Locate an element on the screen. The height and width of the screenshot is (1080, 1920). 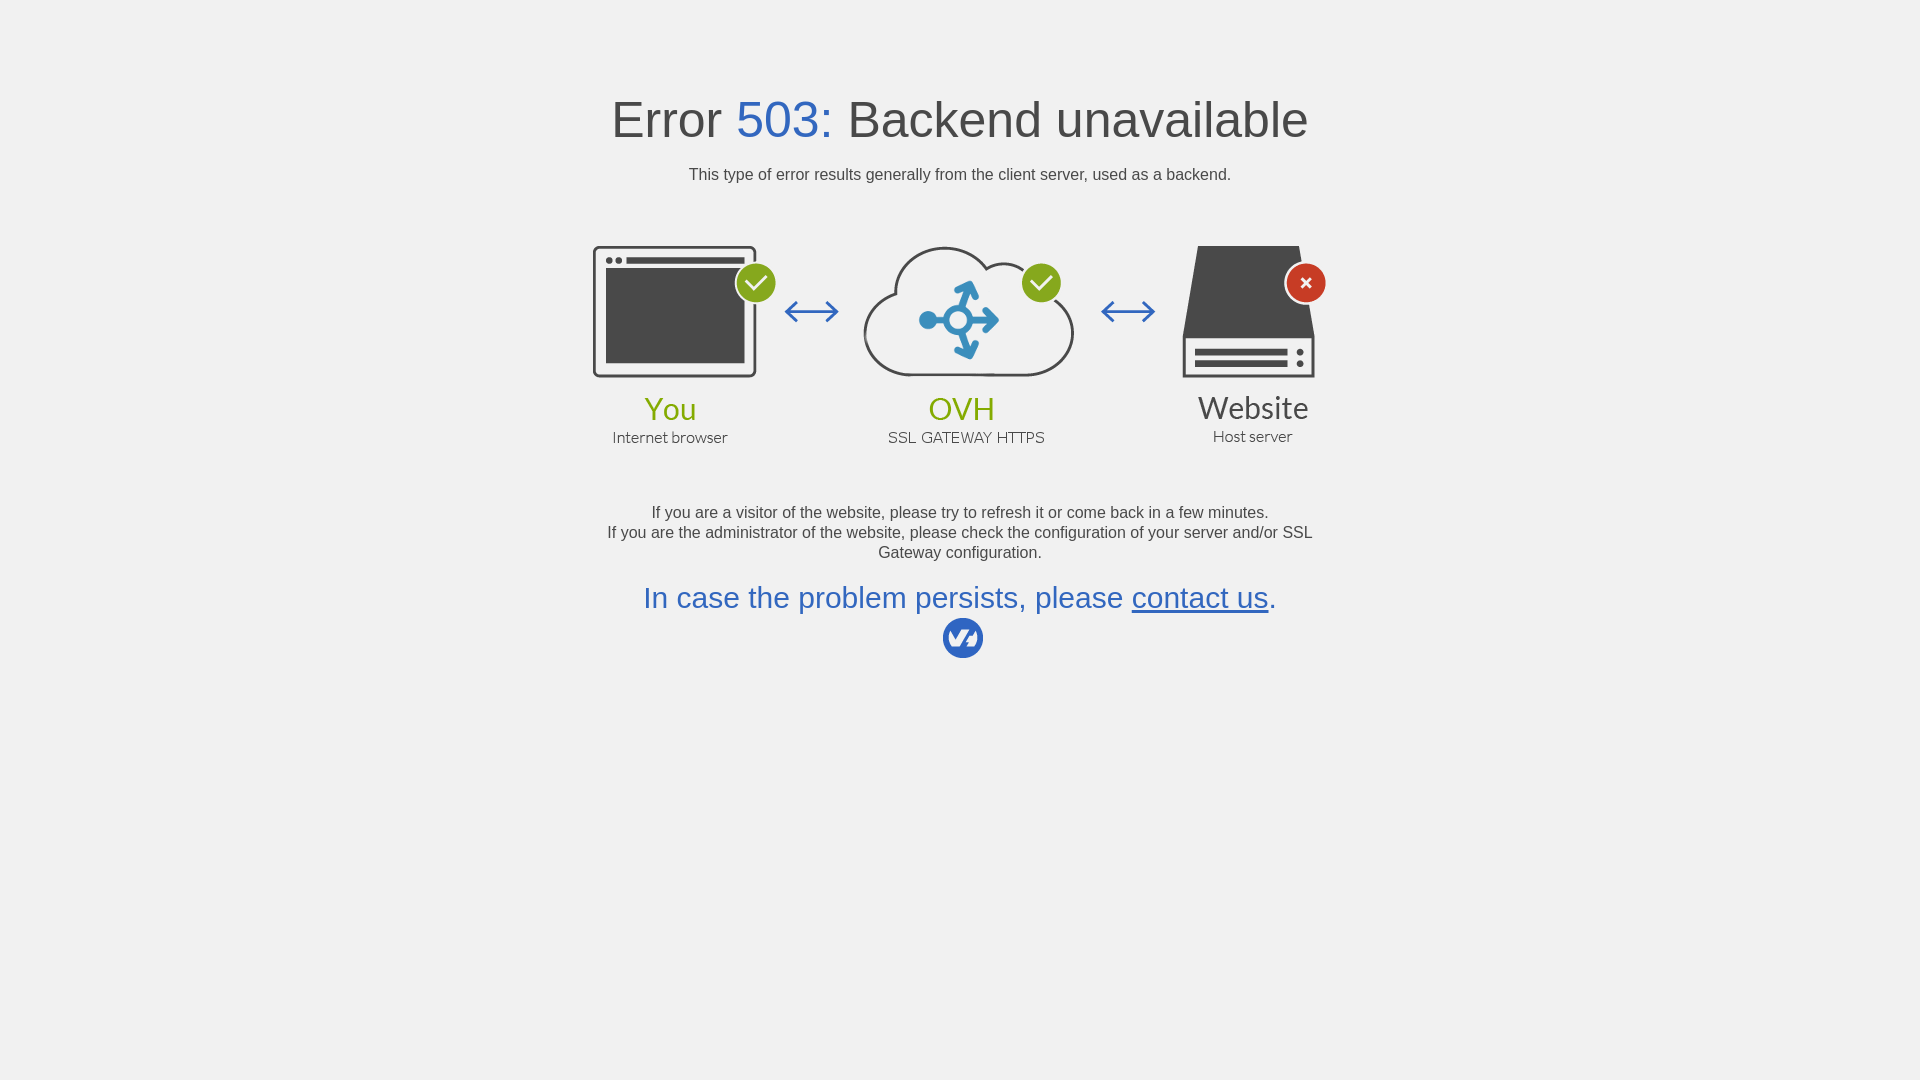
'contact us' is located at coordinates (1200, 596).